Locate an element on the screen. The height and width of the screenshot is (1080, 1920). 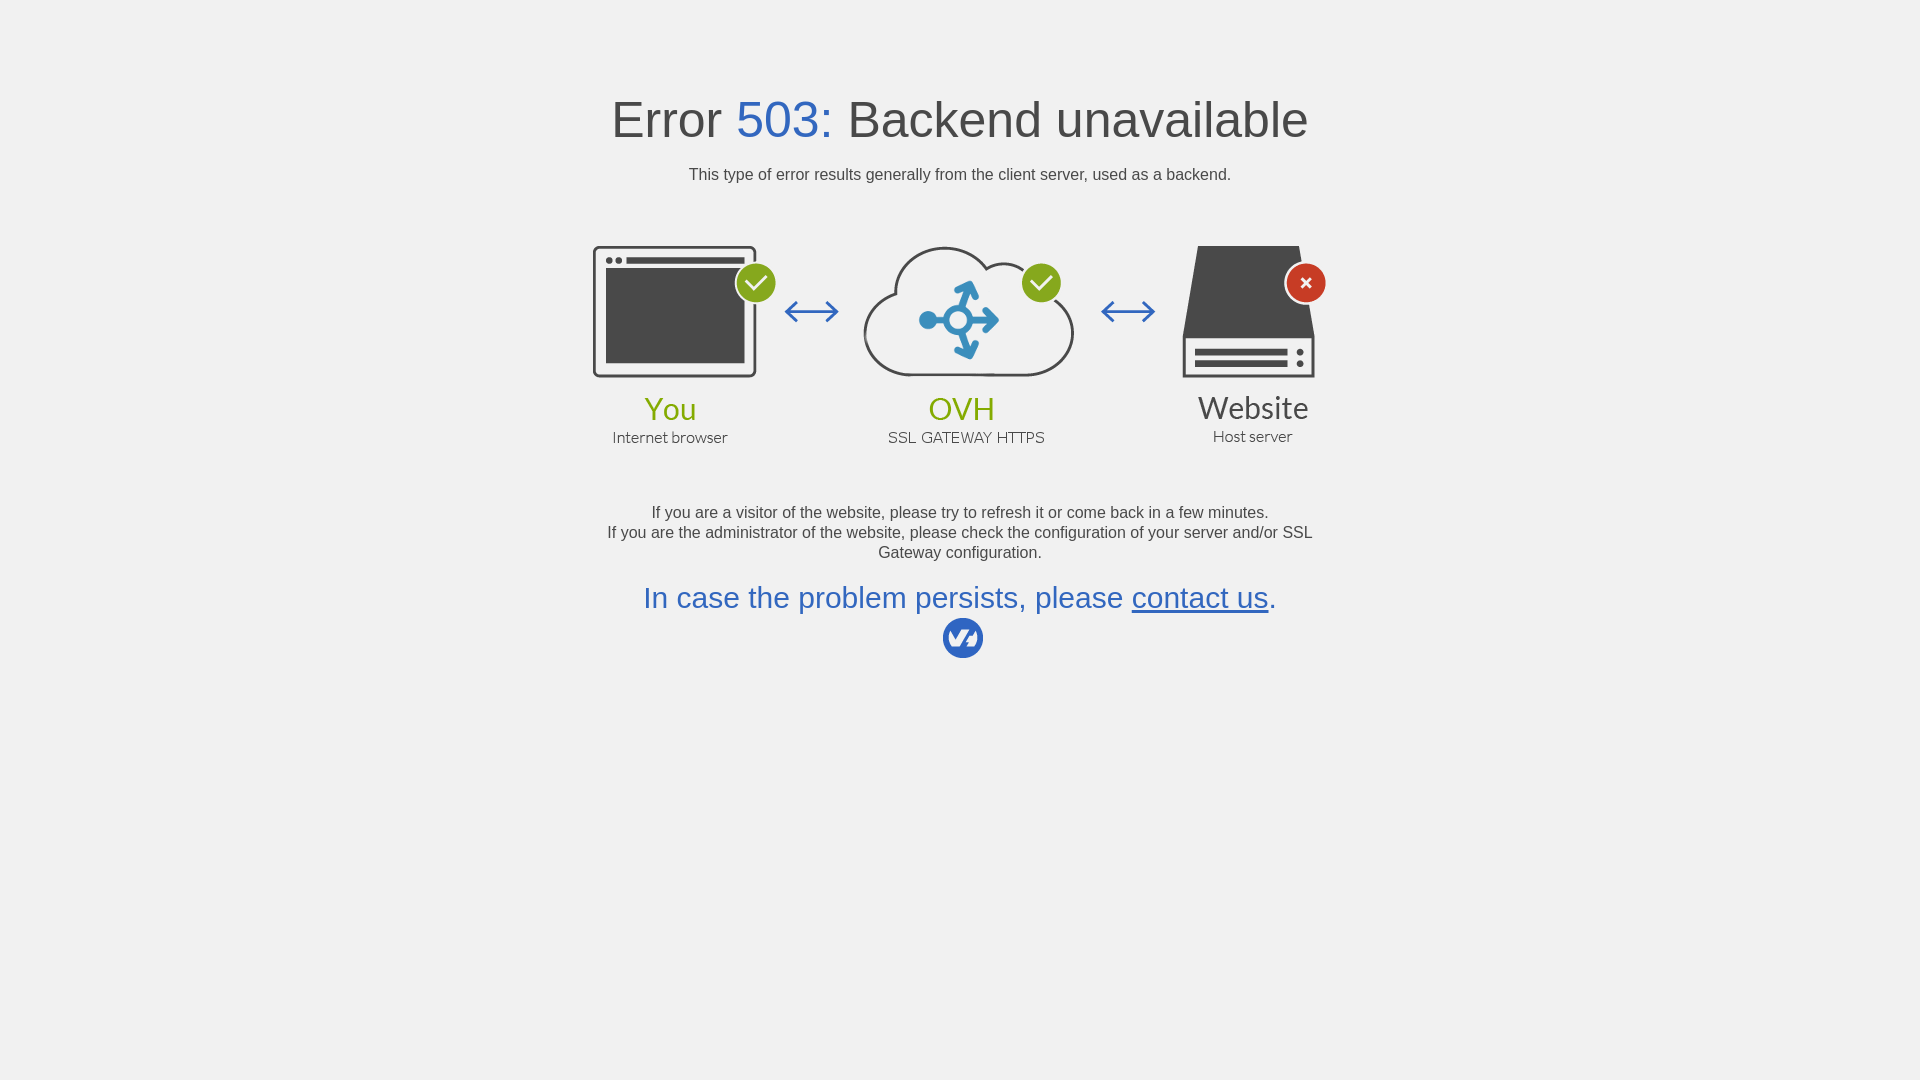
'contact us' is located at coordinates (1200, 596).